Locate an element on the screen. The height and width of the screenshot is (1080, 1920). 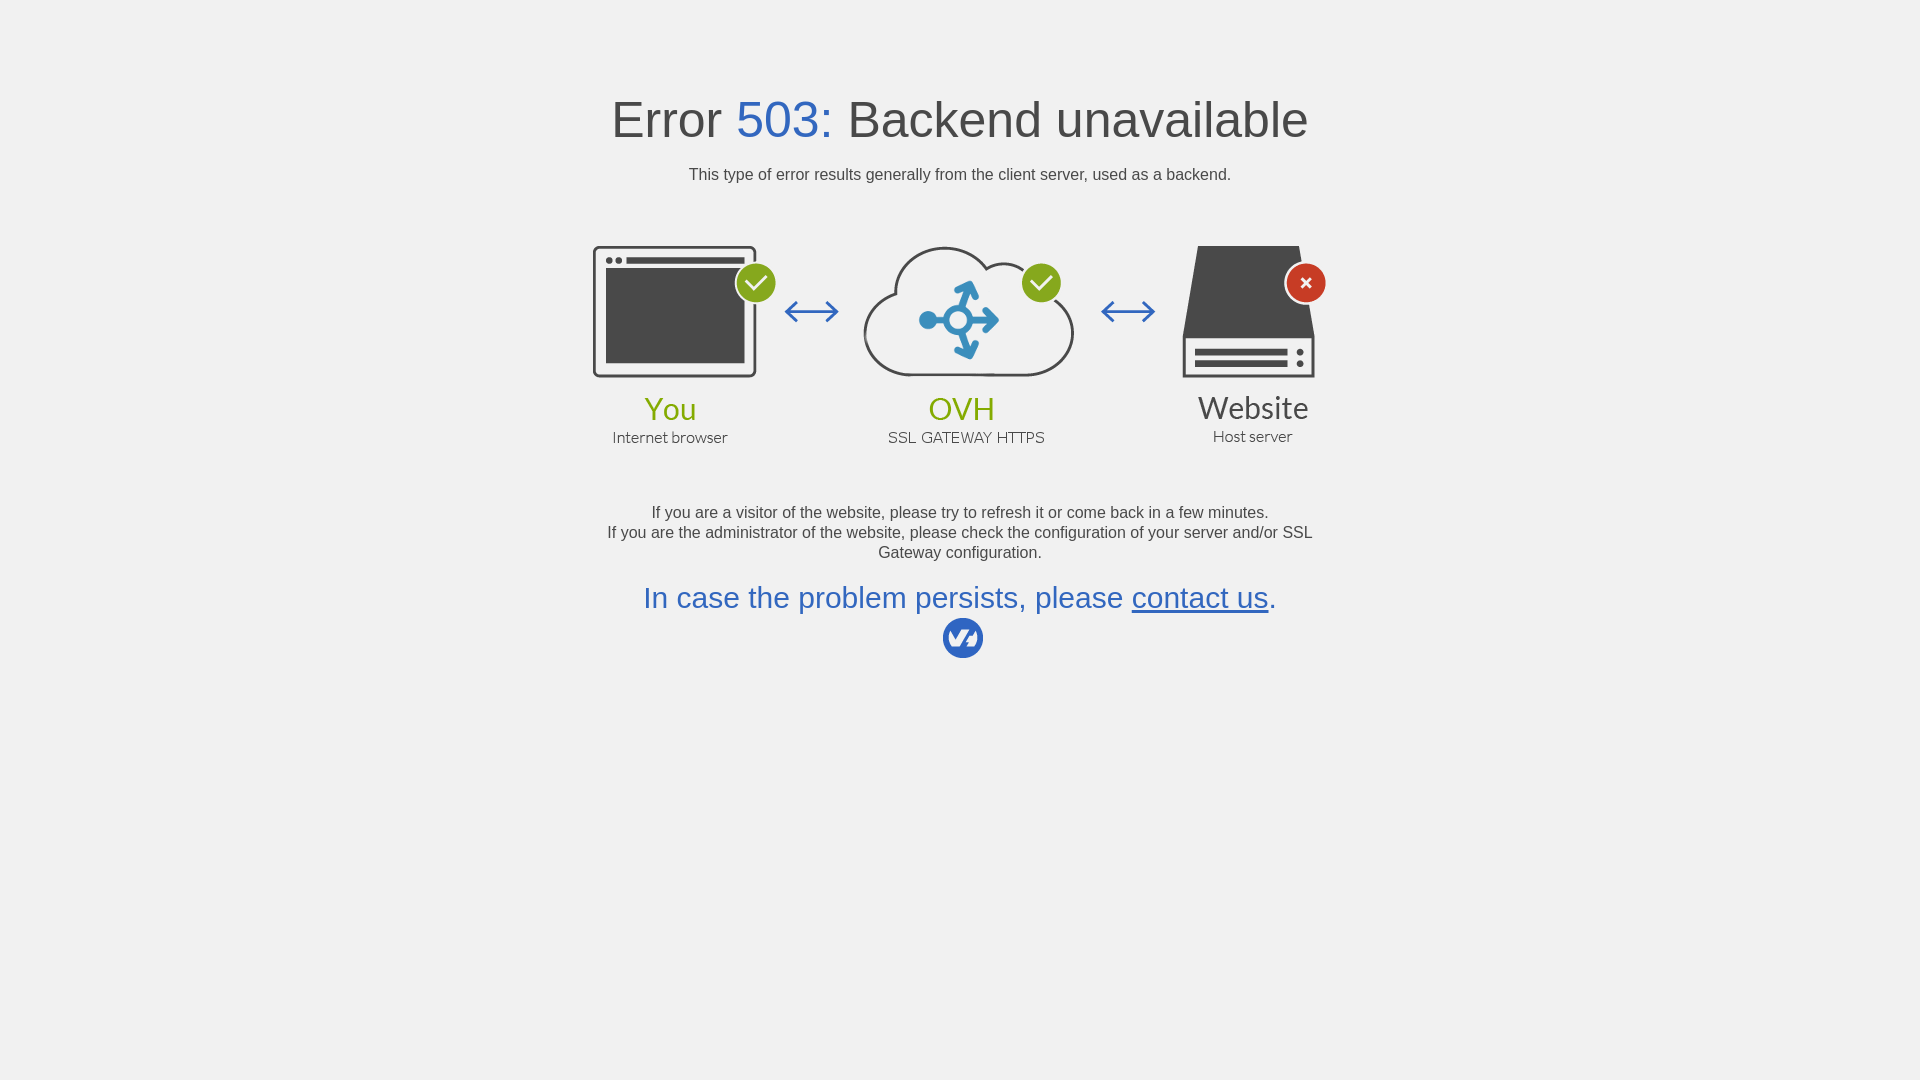
'contact us' is located at coordinates (1200, 596).